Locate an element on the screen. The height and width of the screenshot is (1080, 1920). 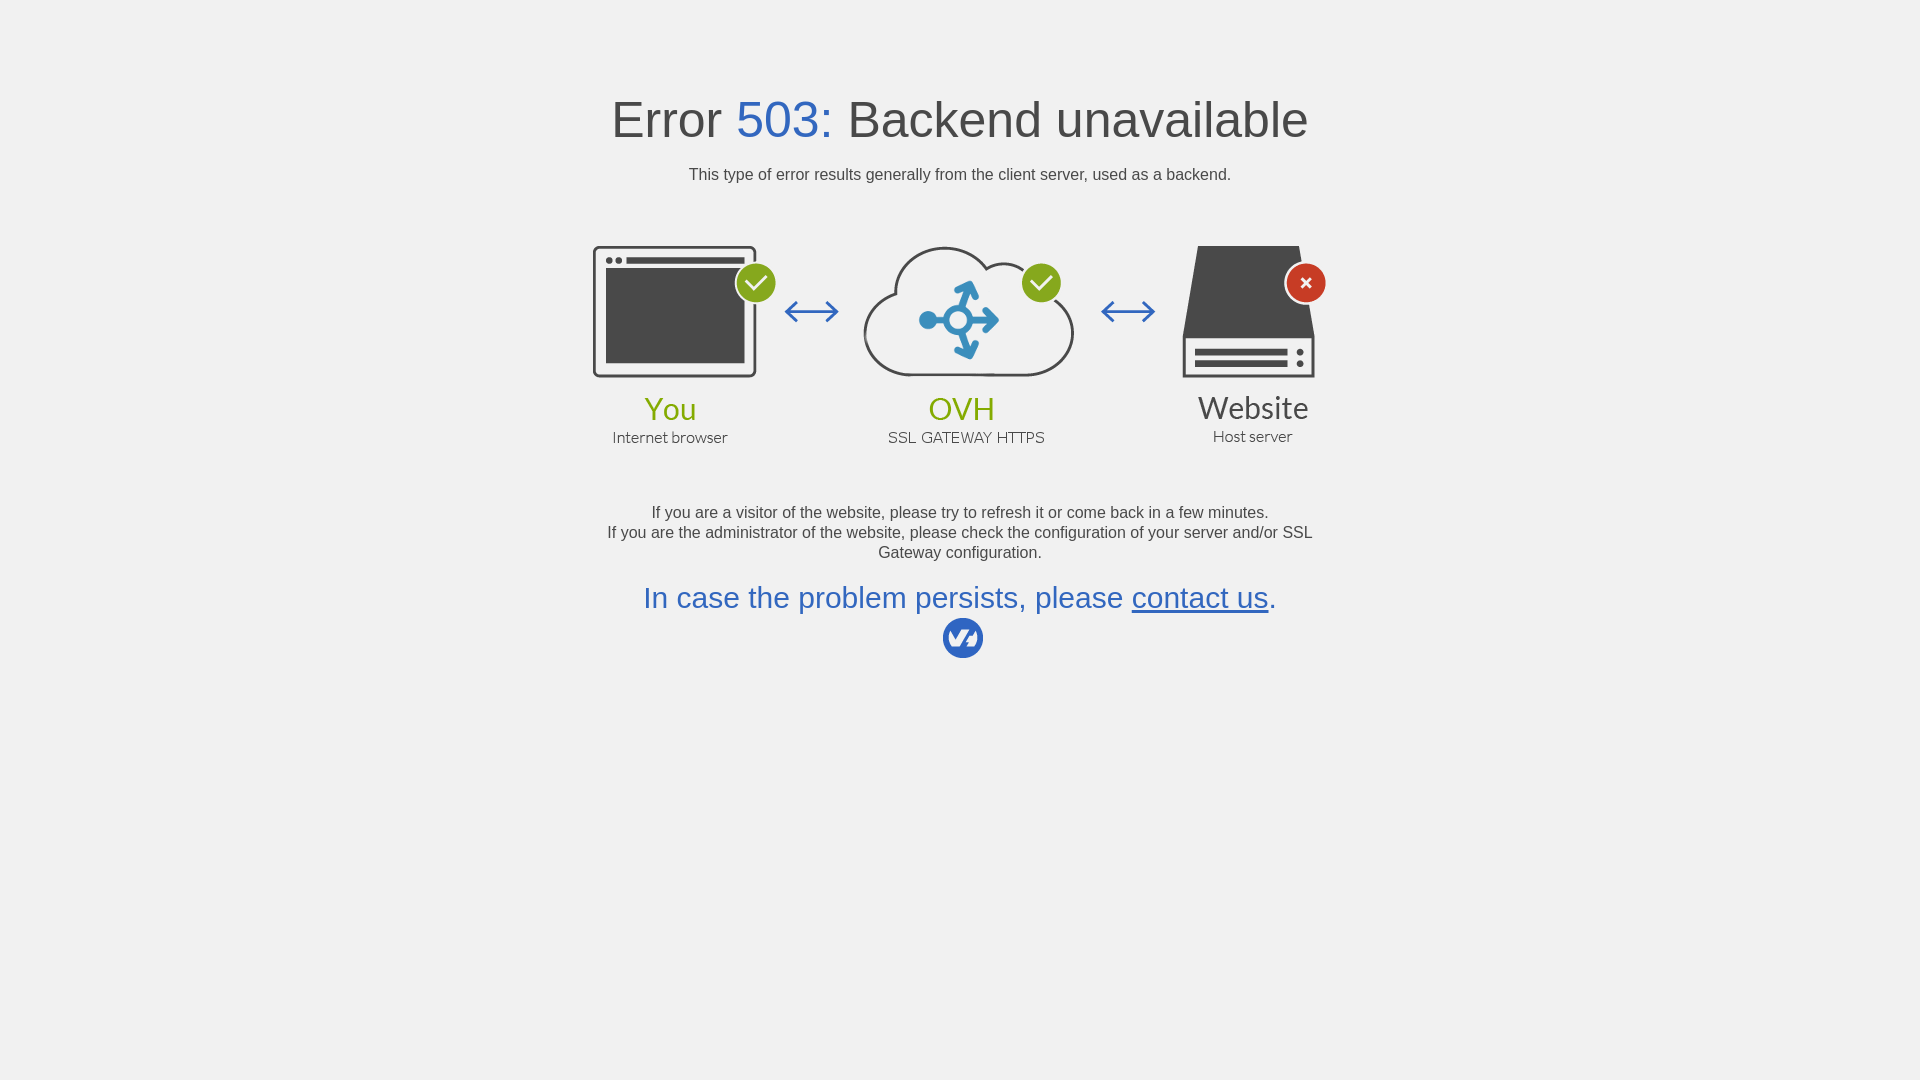
'contact us' is located at coordinates (1200, 596).